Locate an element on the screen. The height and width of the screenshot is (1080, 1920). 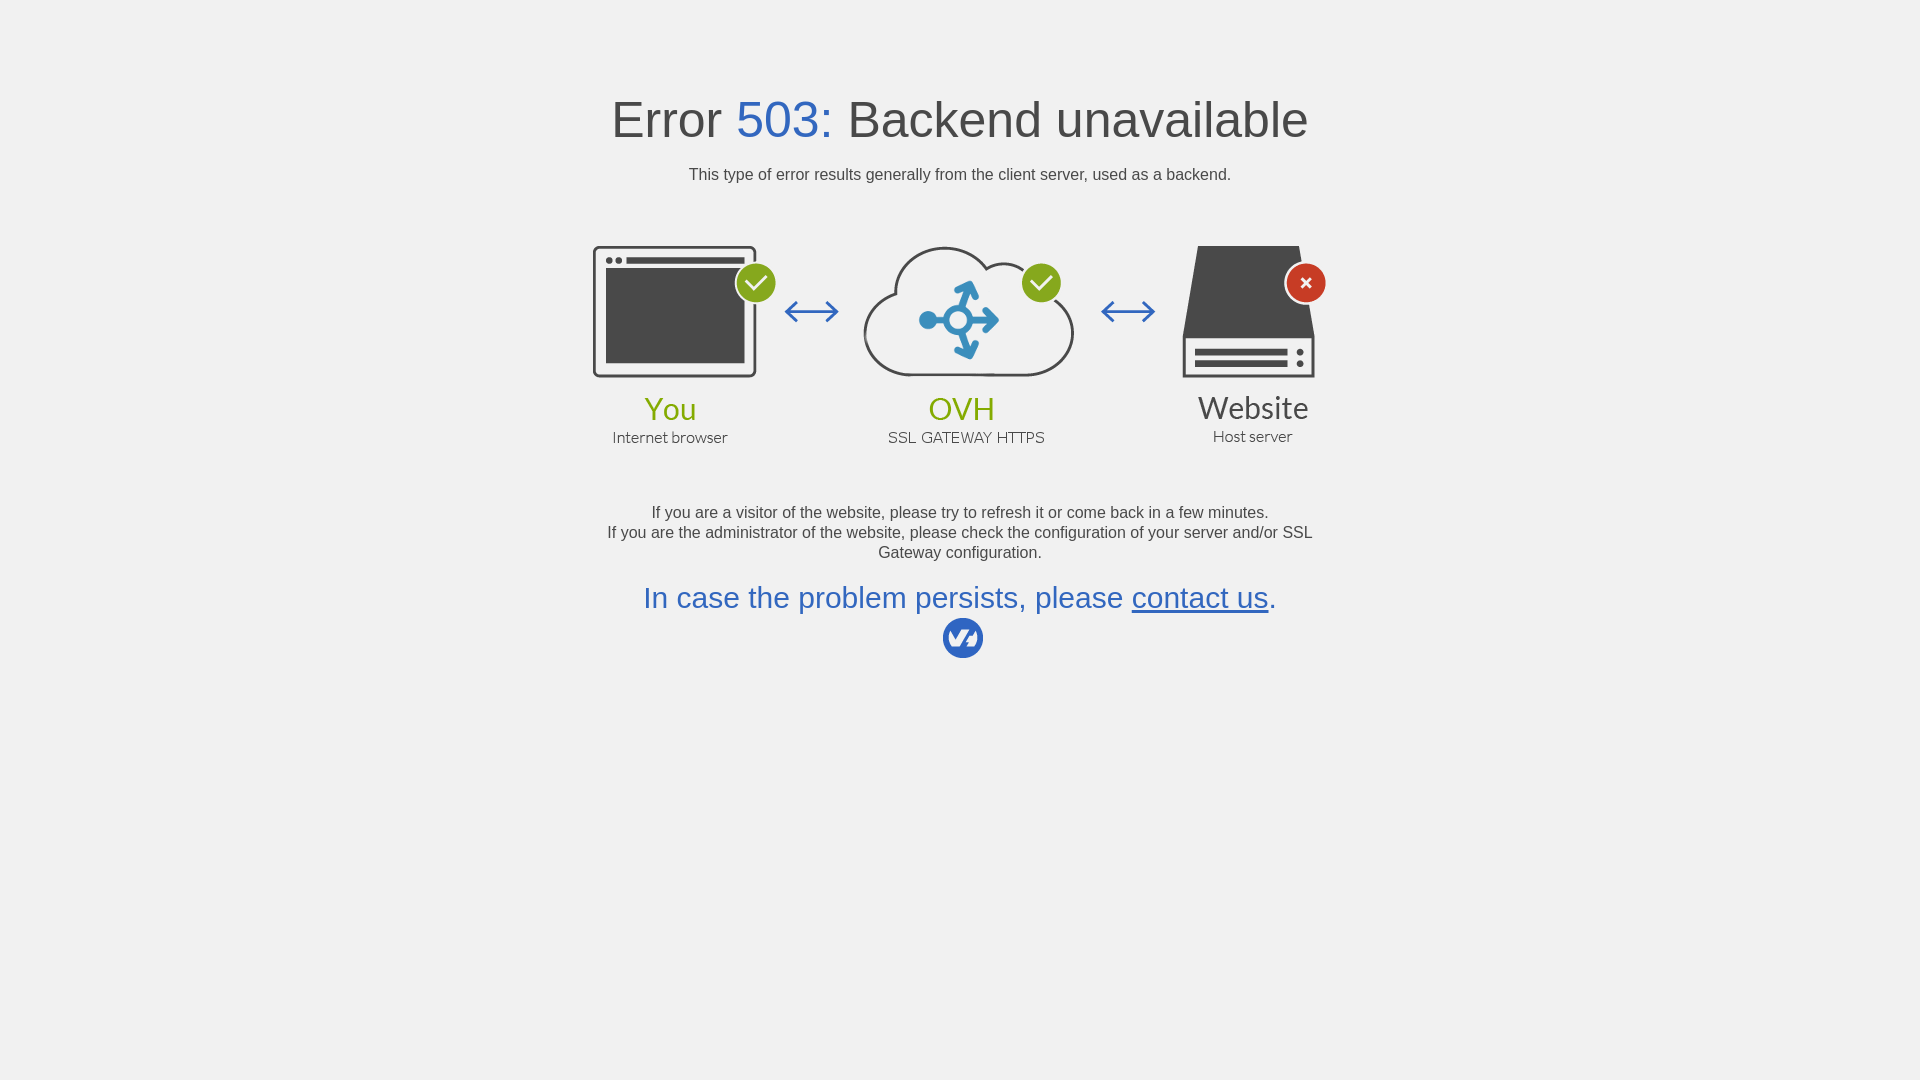
'contact us' is located at coordinates (1200, 596).